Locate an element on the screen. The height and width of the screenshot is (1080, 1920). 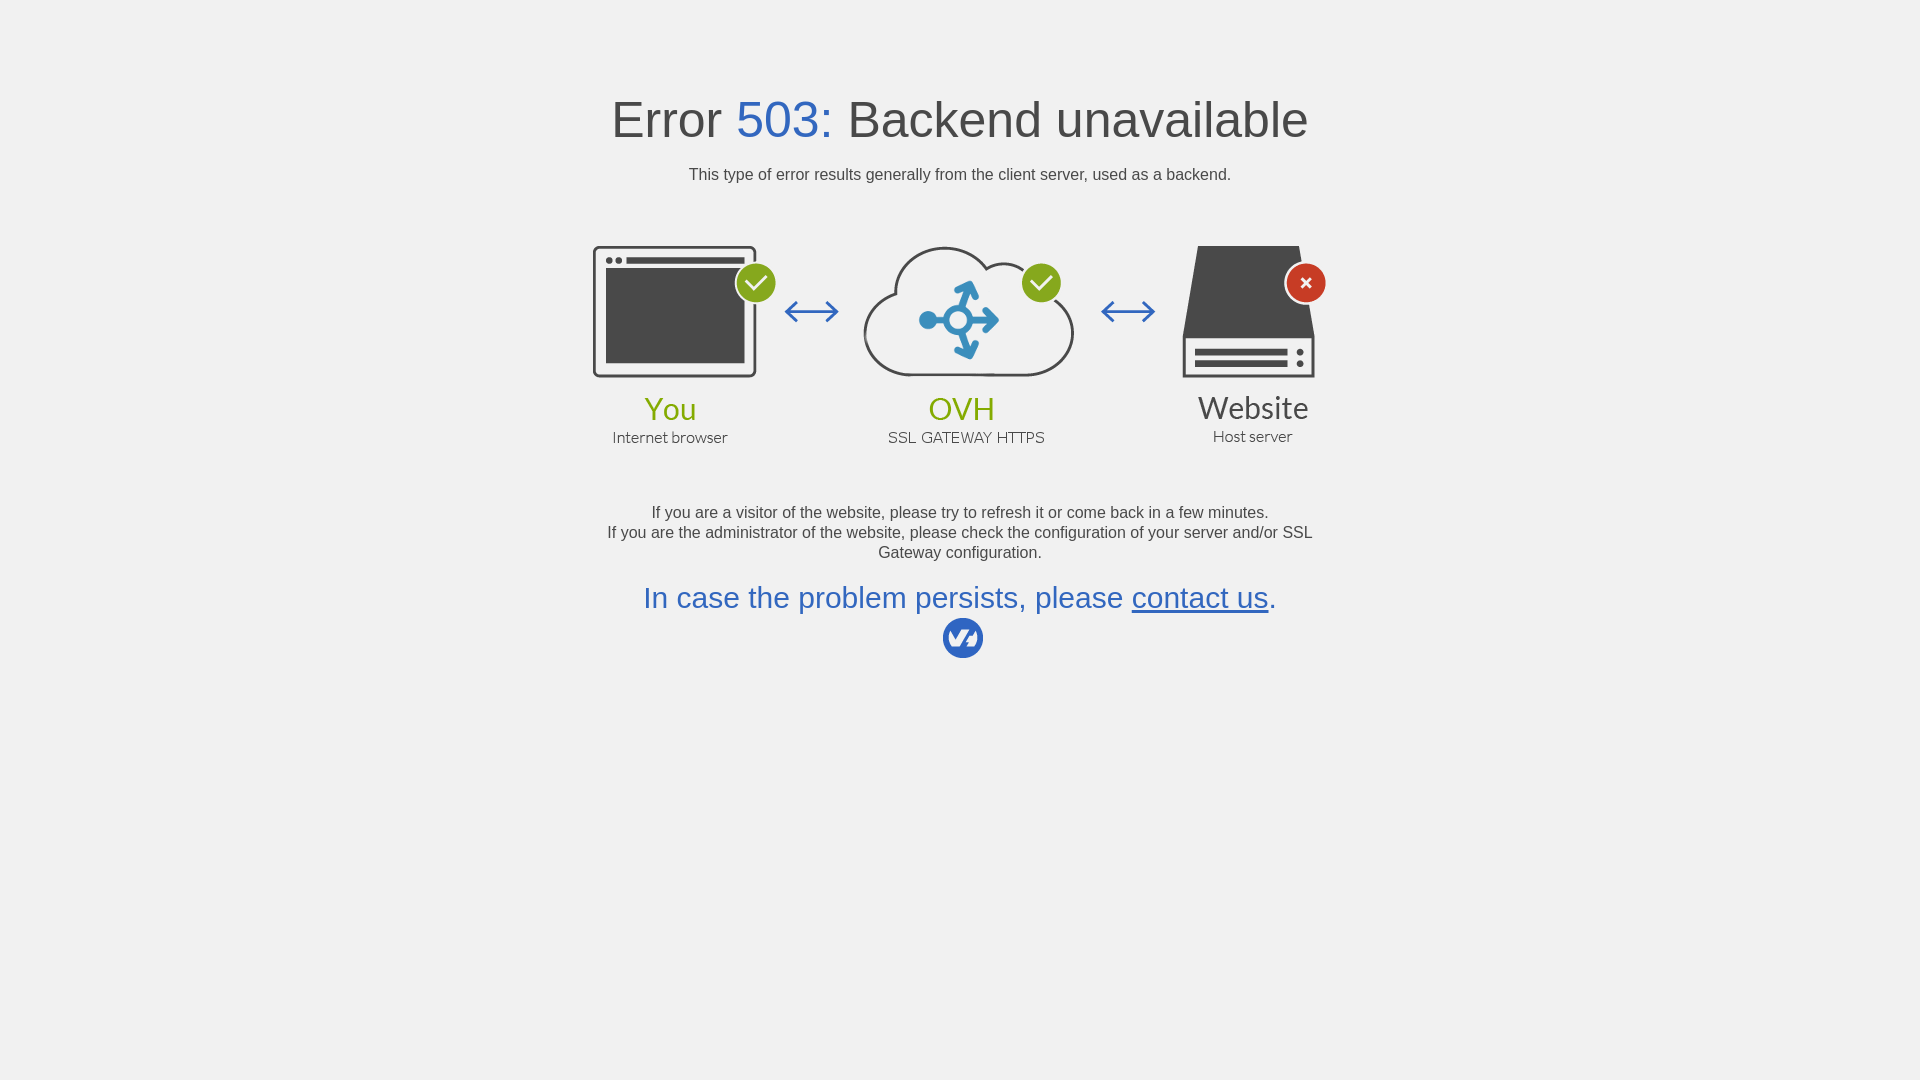
'contact us' is located at coordinates (1200, 596).